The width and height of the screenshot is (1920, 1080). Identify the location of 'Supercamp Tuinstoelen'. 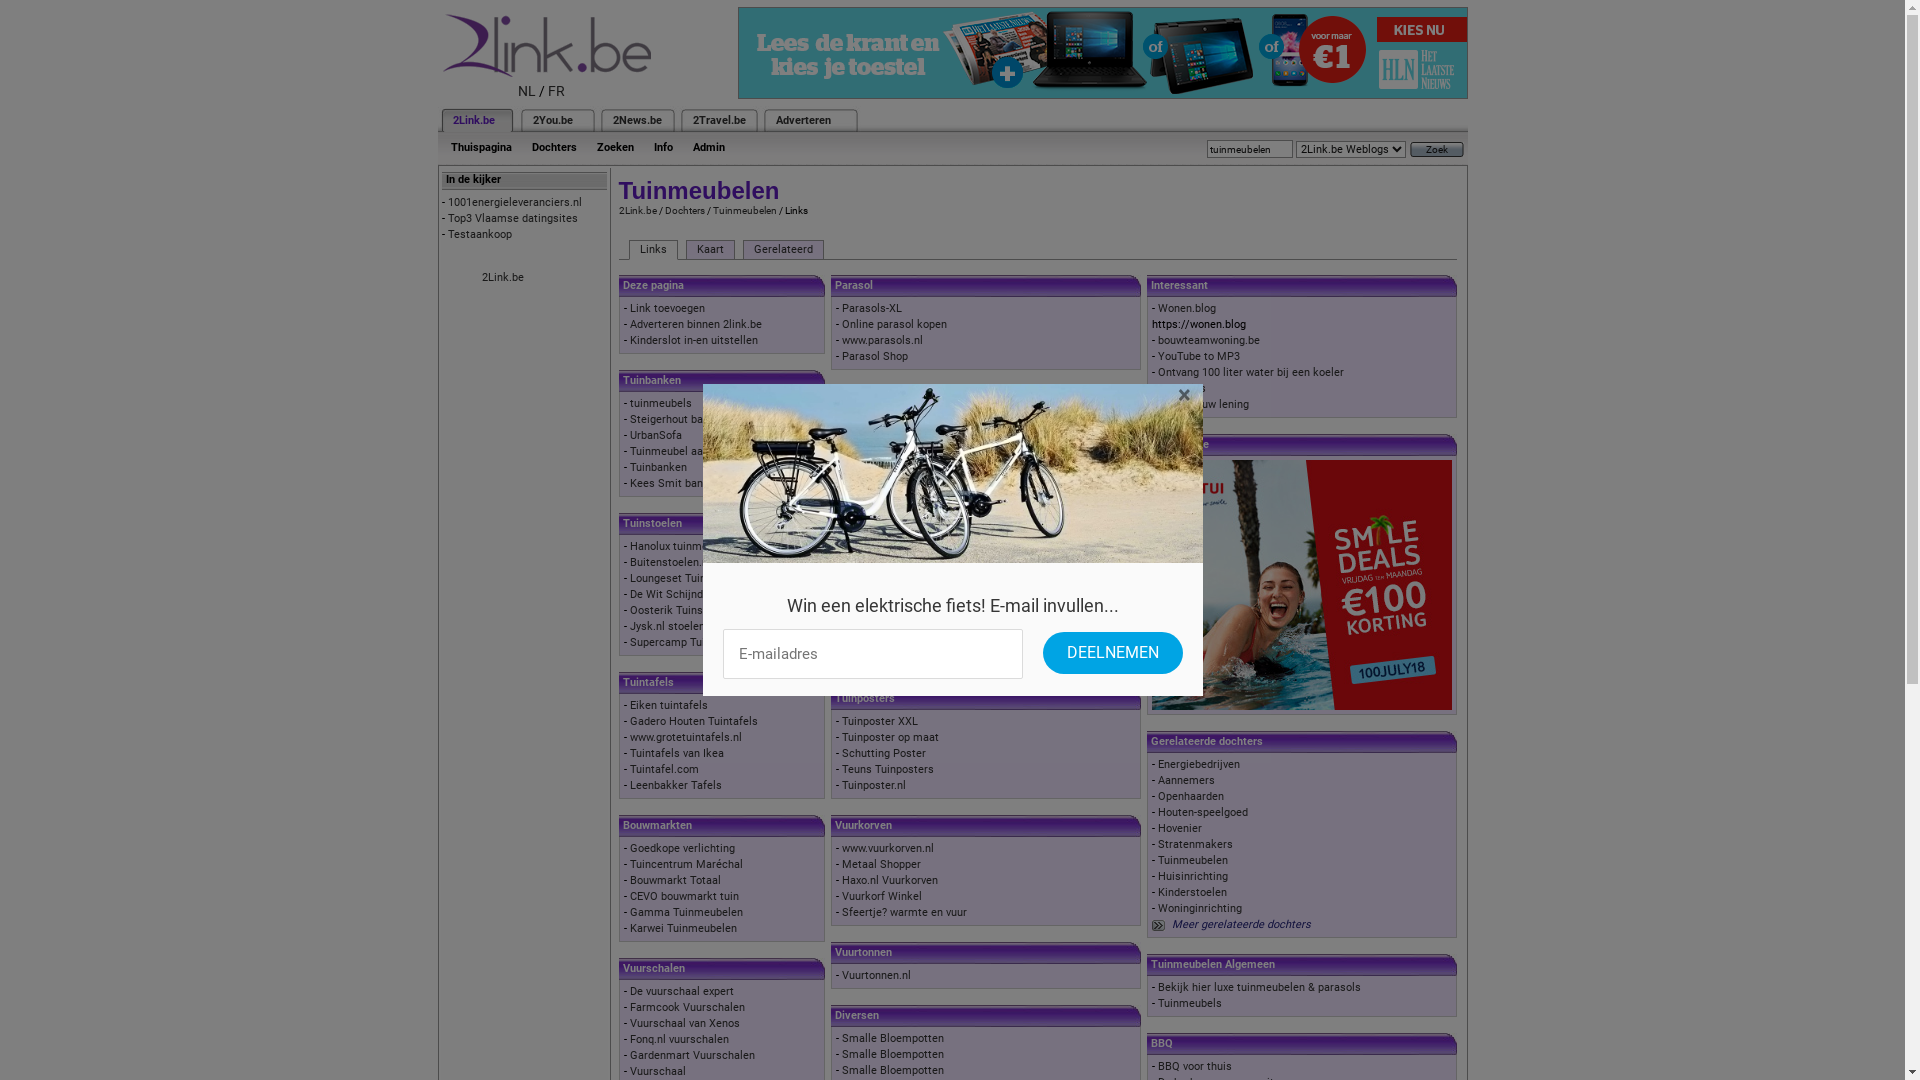
(628, 642).